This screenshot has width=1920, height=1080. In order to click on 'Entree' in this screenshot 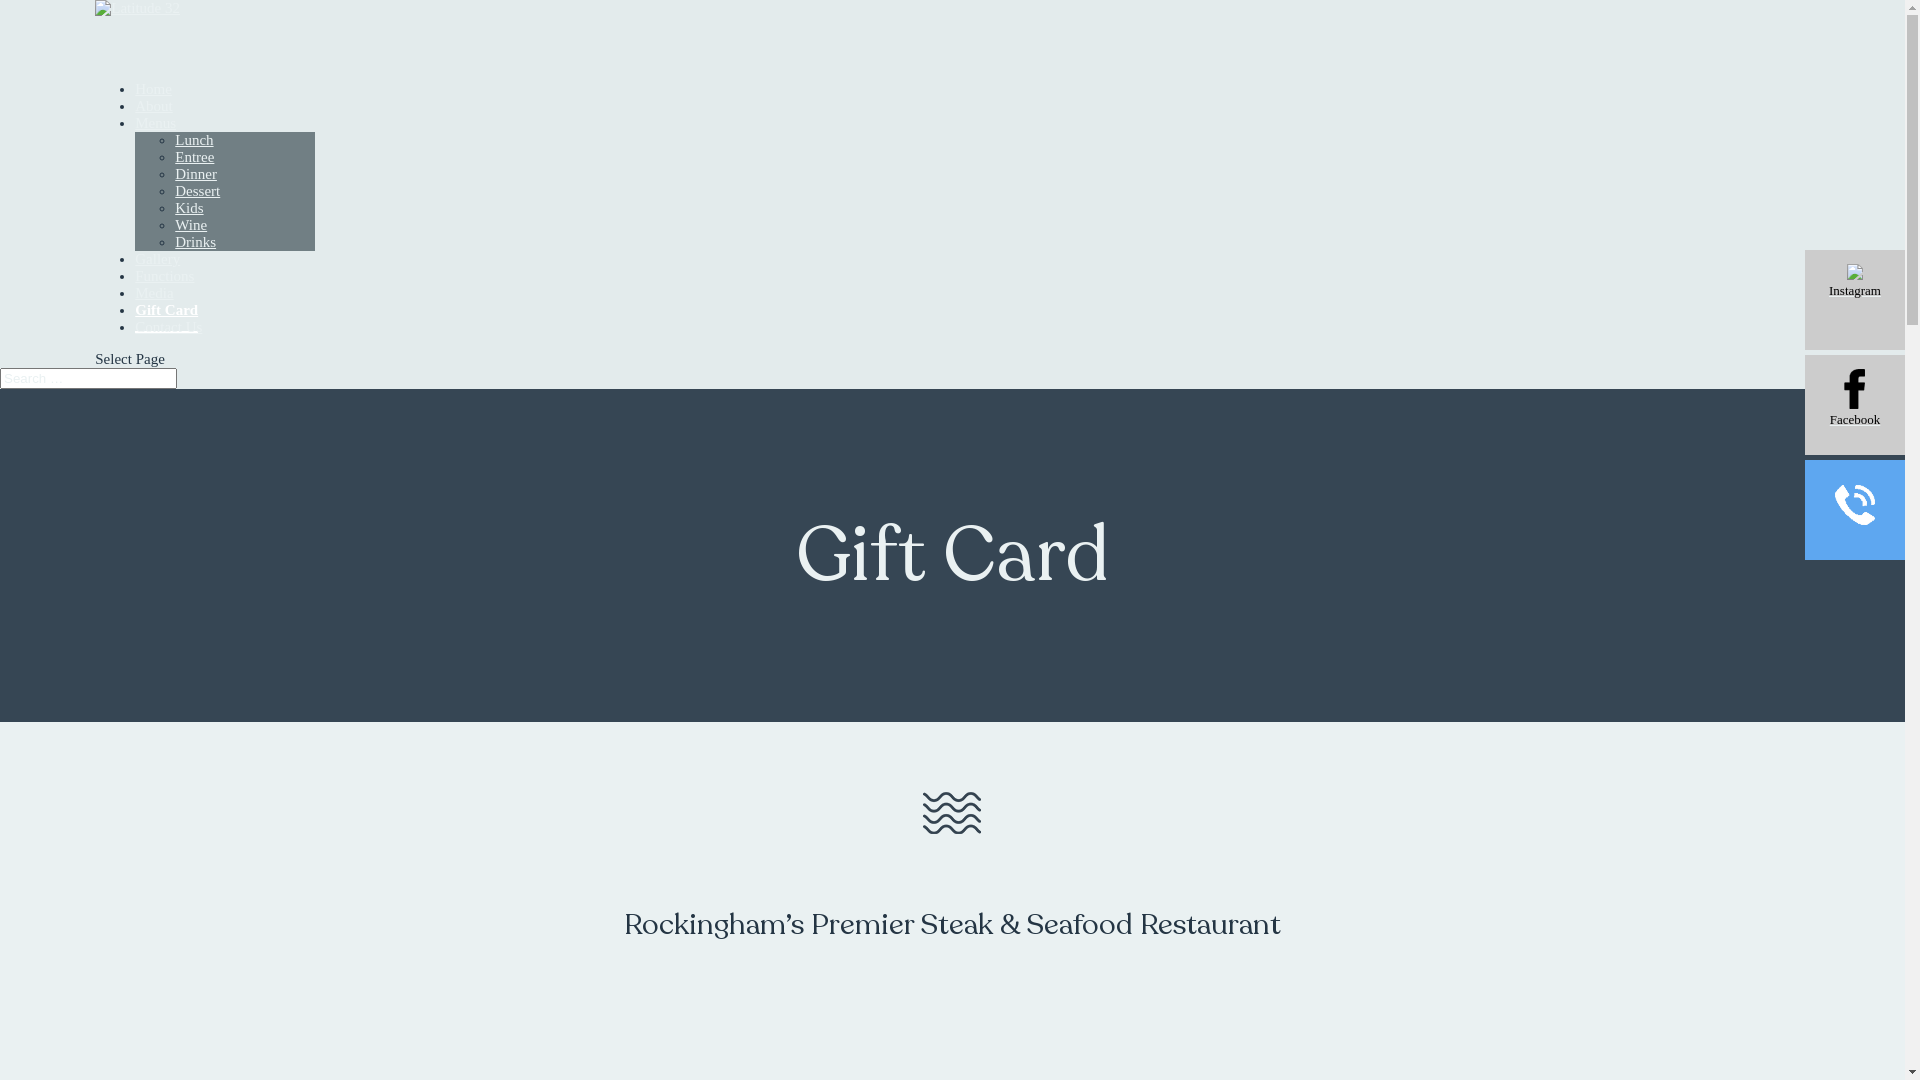, I will do `click(194, 156)`.